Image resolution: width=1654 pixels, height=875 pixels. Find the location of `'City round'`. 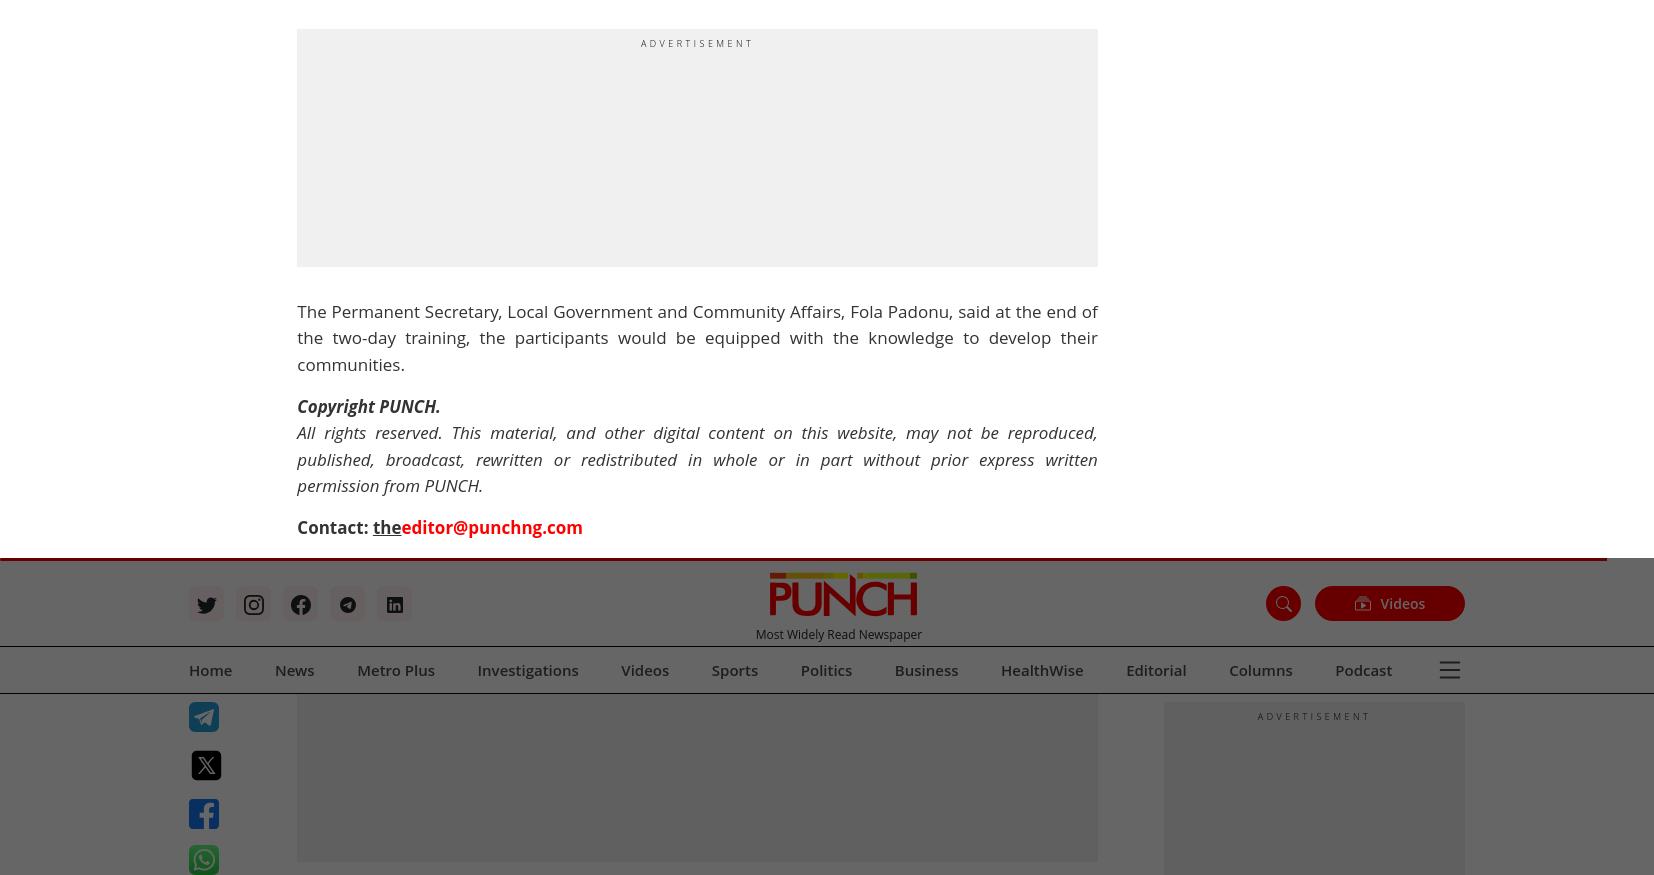

'City round' is located at coordinates (672, 69).